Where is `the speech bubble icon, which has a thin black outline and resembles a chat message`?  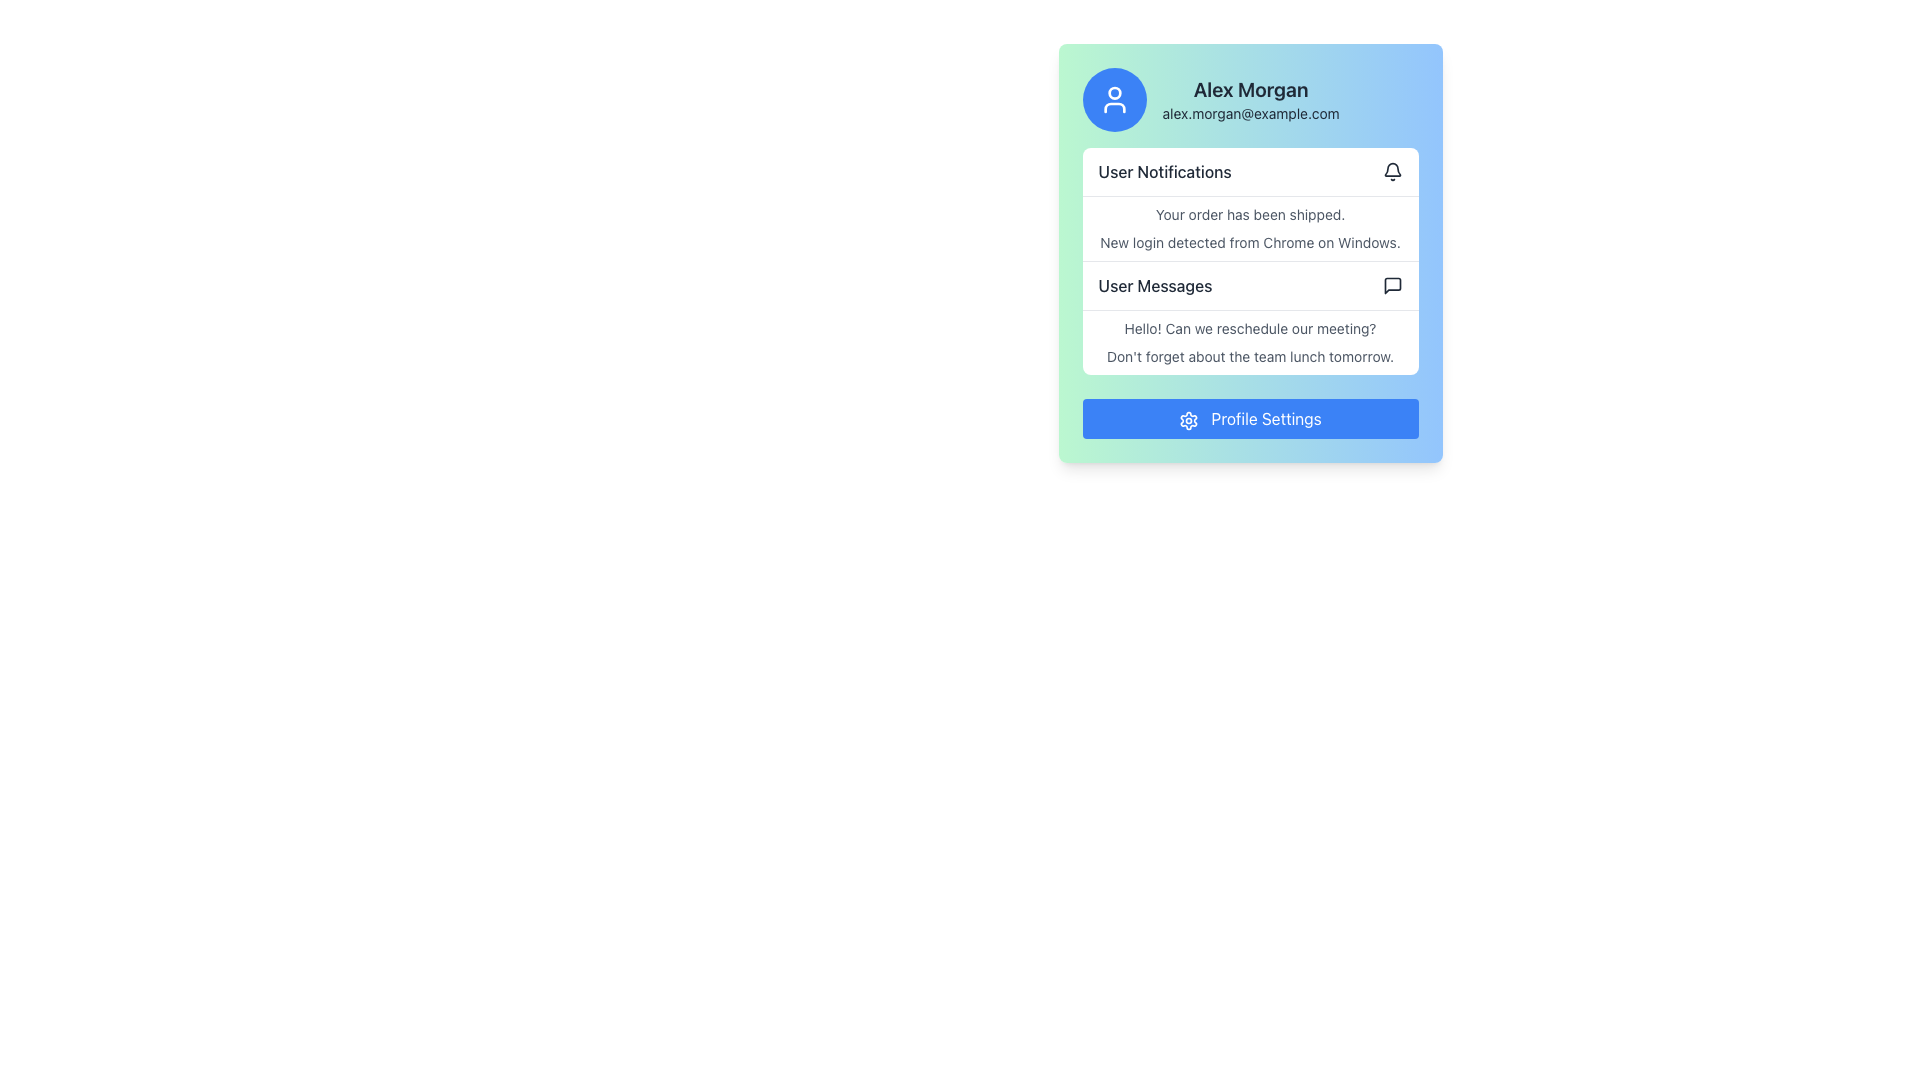
the speech bubble icon, which has a thin black outline and resembles a chat message is located at coordinates (1391, 285).